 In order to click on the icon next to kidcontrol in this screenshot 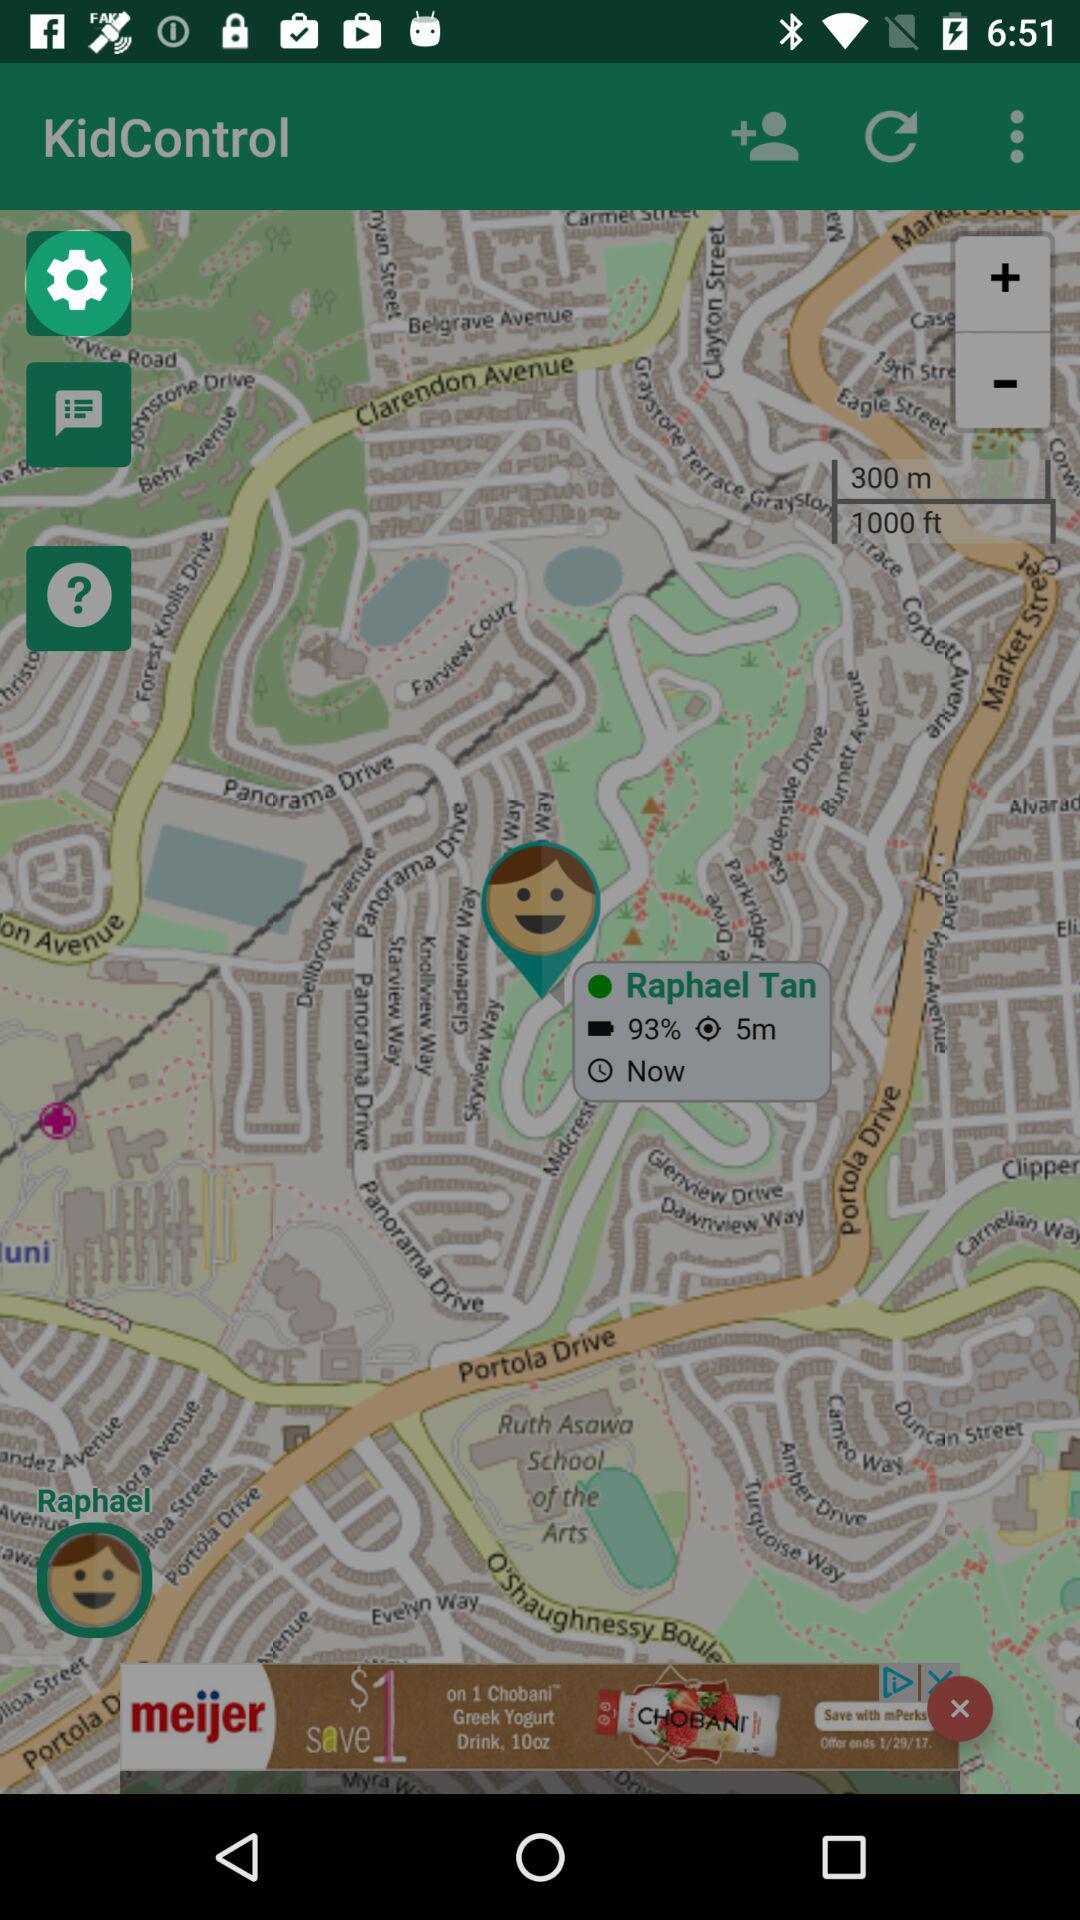, I will do `click(764, 135)`.